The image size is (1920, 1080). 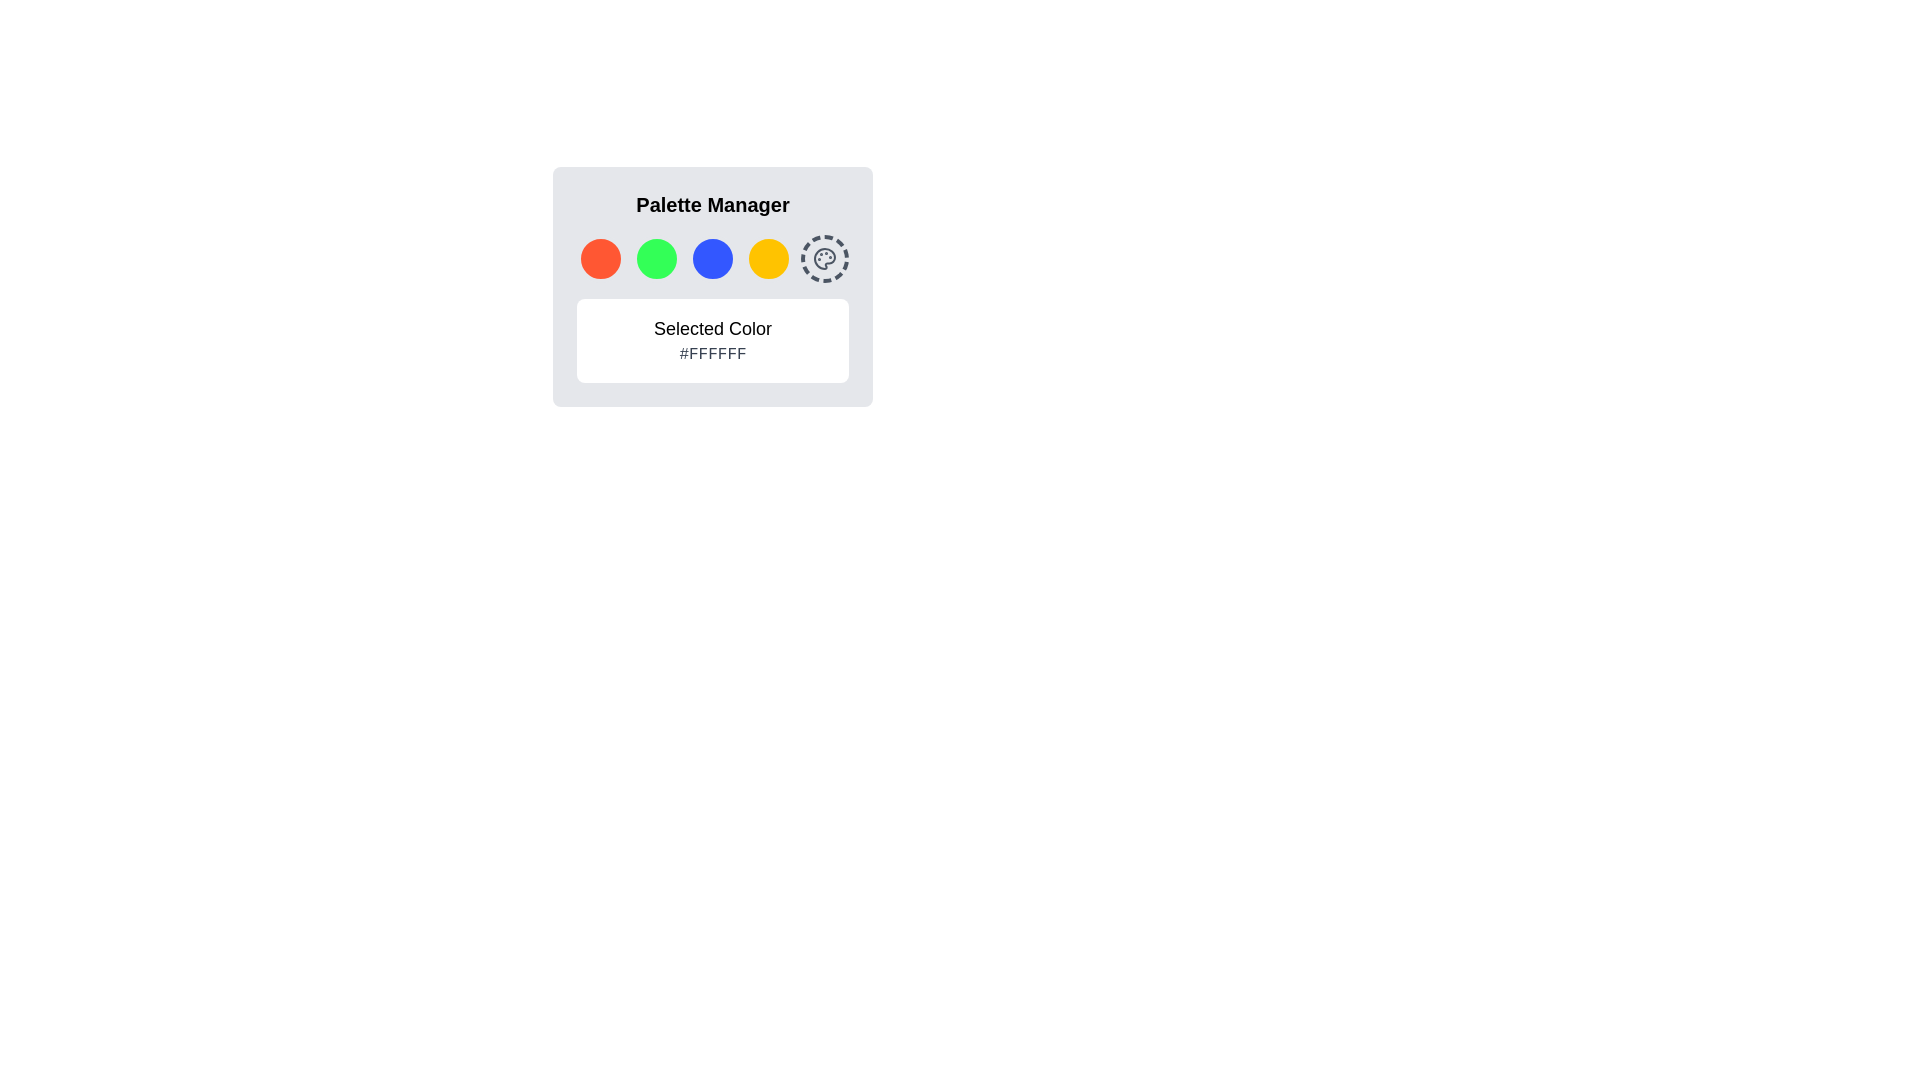 What do you see at coordinates (713, 257) in the screenshot?
I see `the third circular button in the Palette Manager interface` at bounding box center [713, 257].